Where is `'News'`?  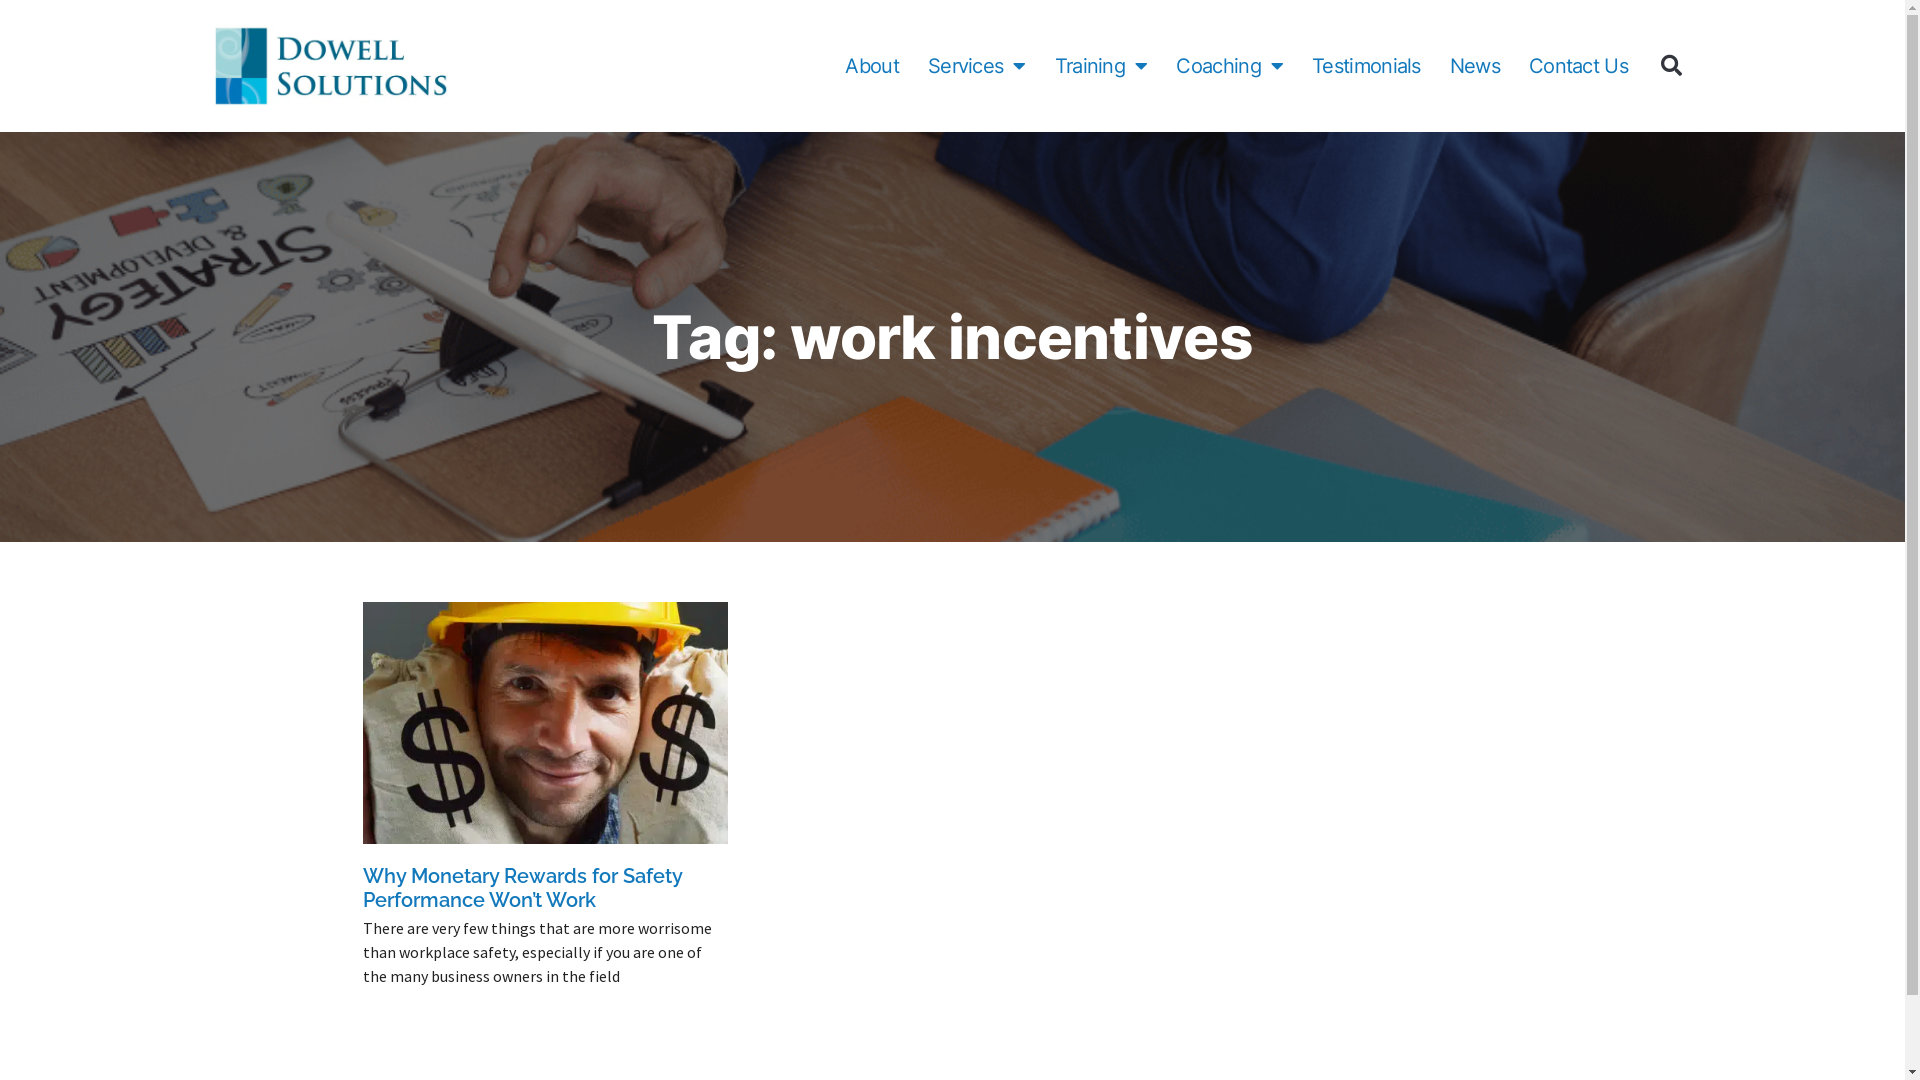 'News' is located at coordinates (1474, 64).